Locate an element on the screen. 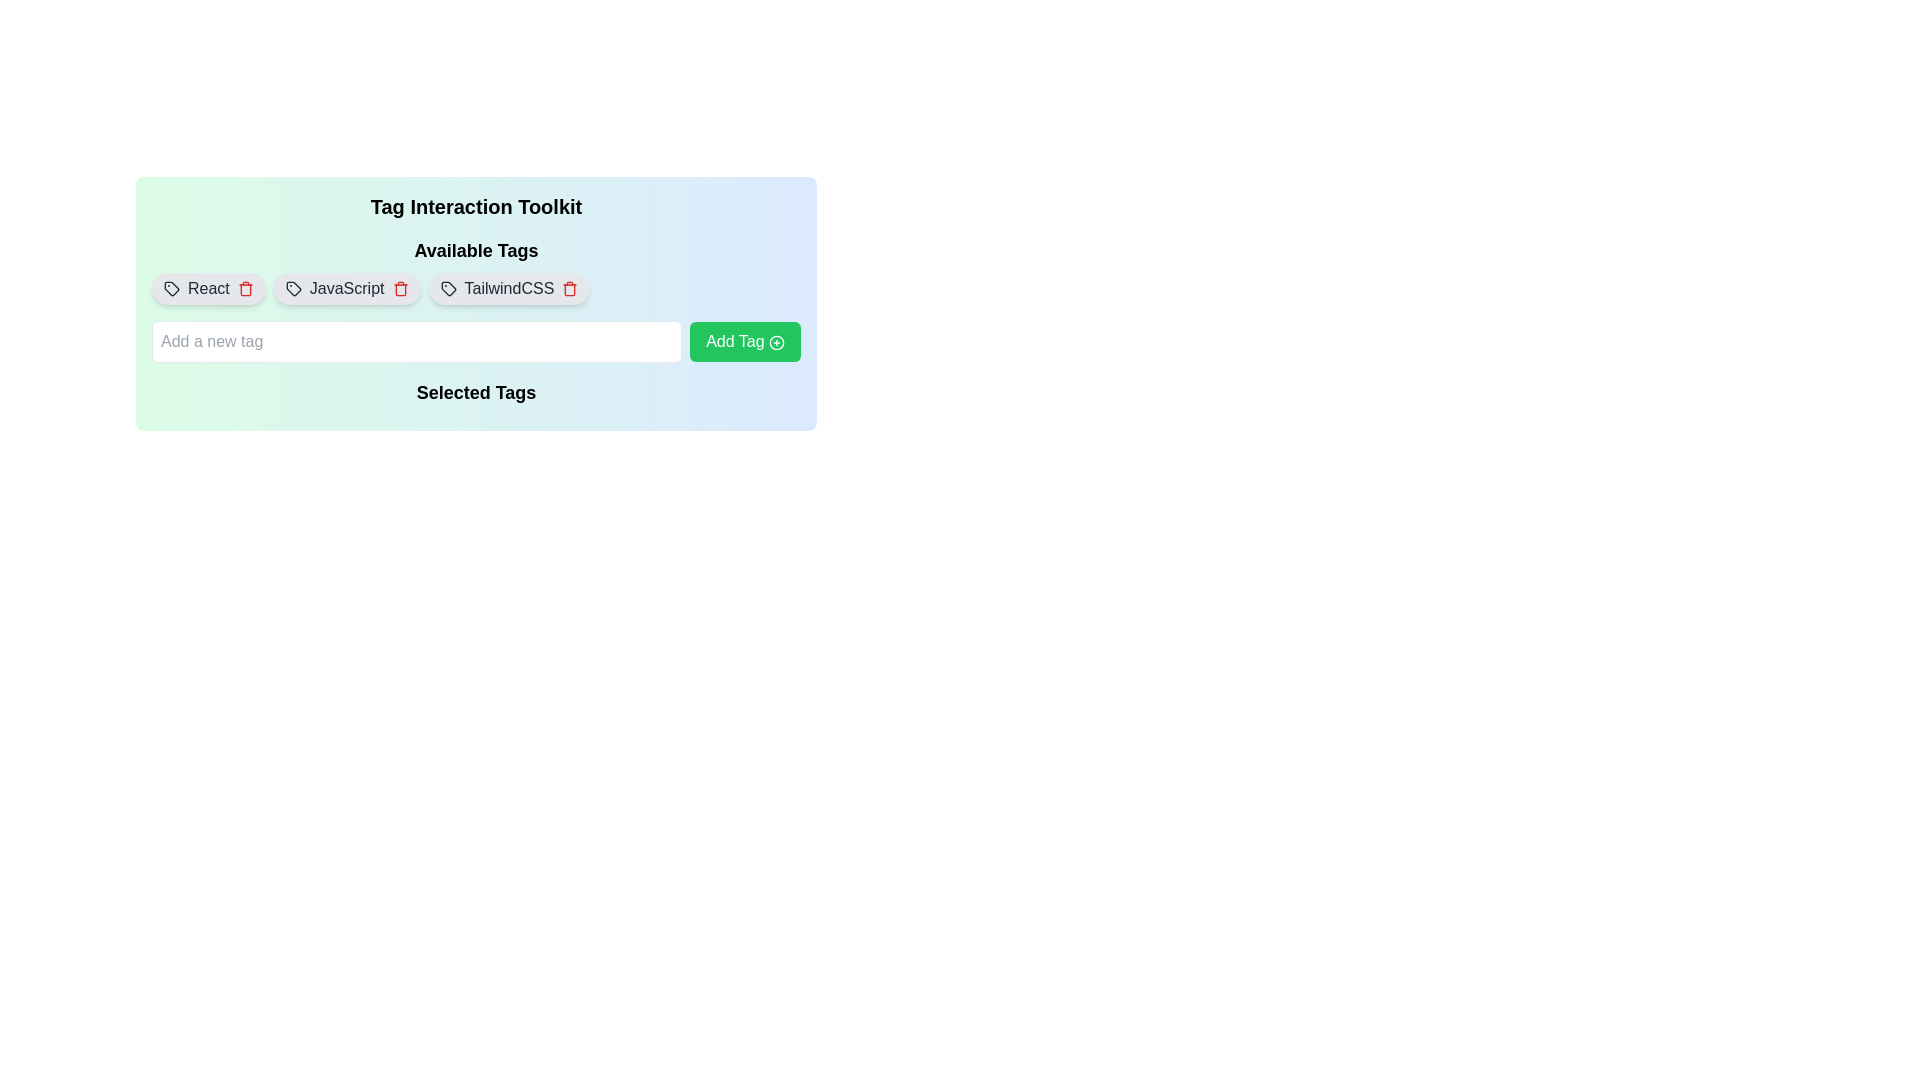 The width and height of the screenshot is (1920, 1080). the SVG circle element that serves as a visual indicator for the 'Add Tag' button, located on the right side of the button is located at coordinates (776, 341).